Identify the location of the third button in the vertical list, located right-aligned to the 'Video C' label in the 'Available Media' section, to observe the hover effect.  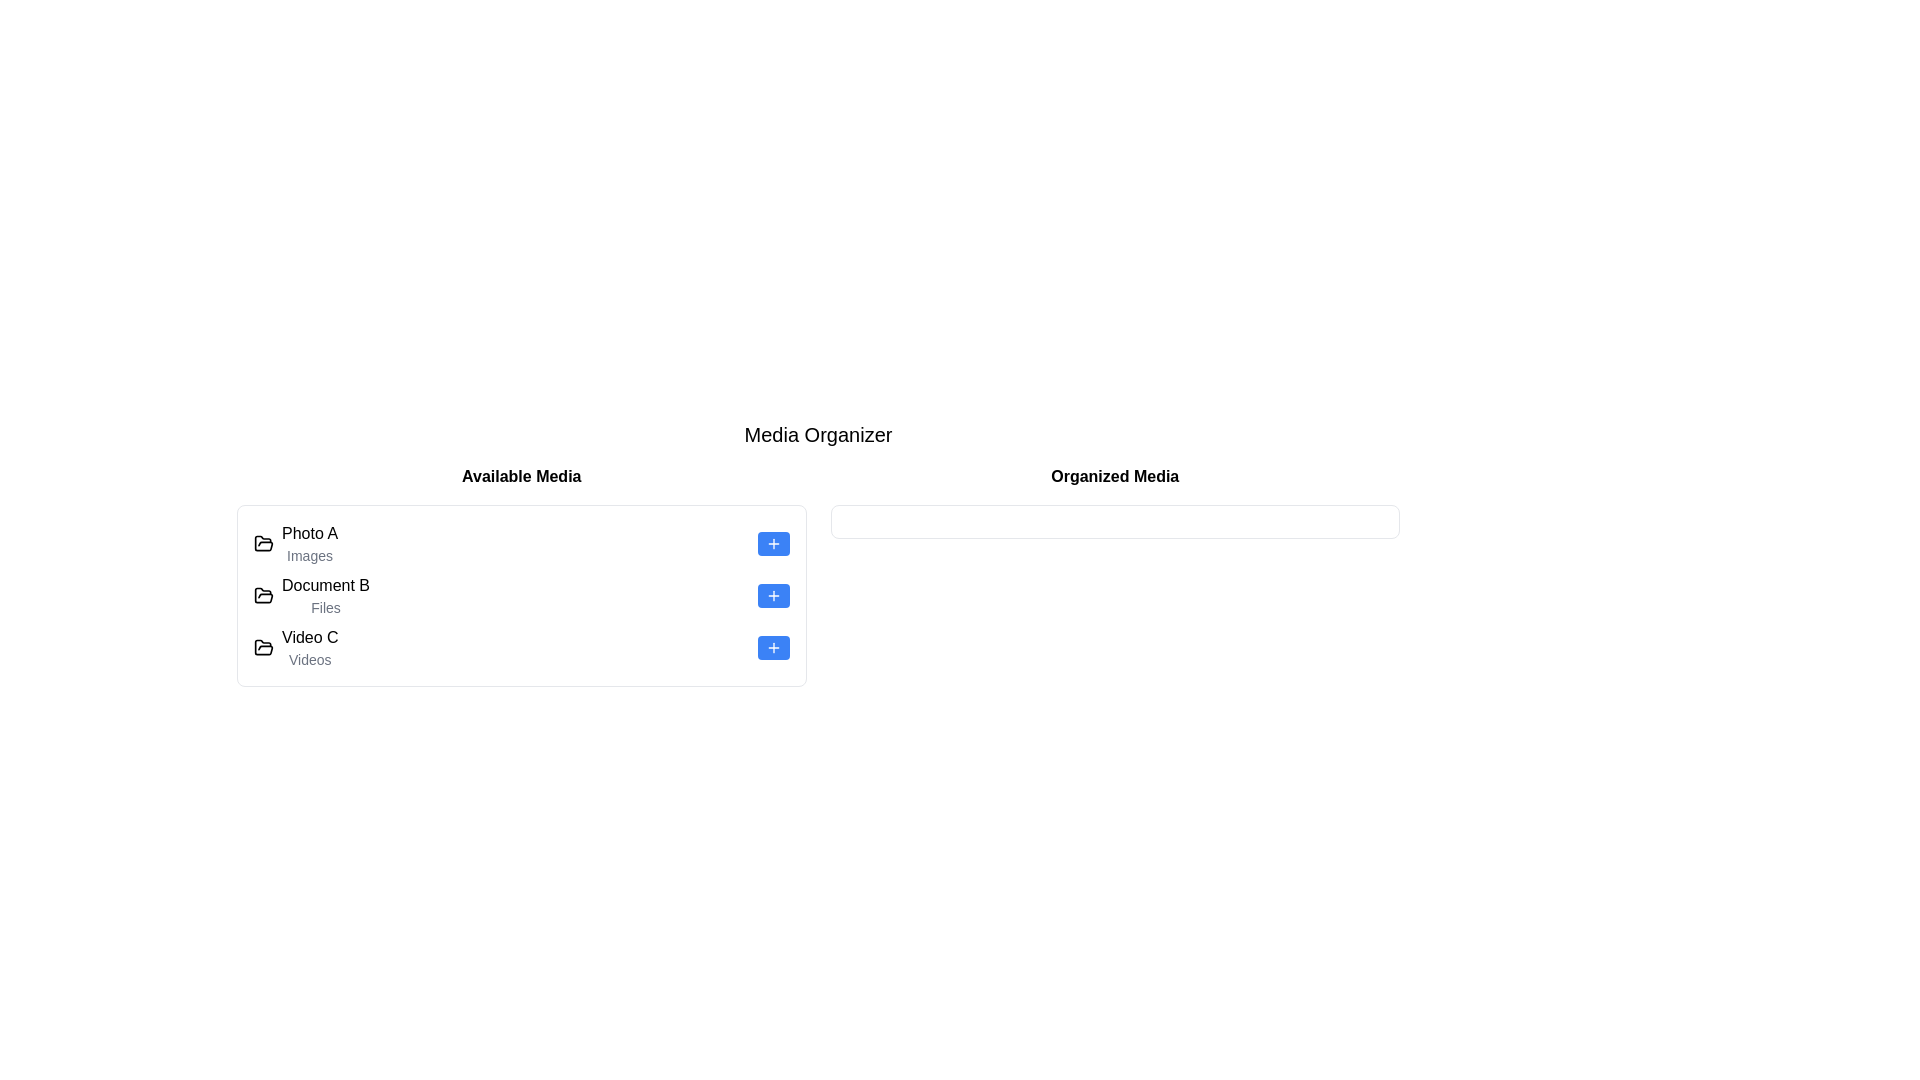
(772, 648).